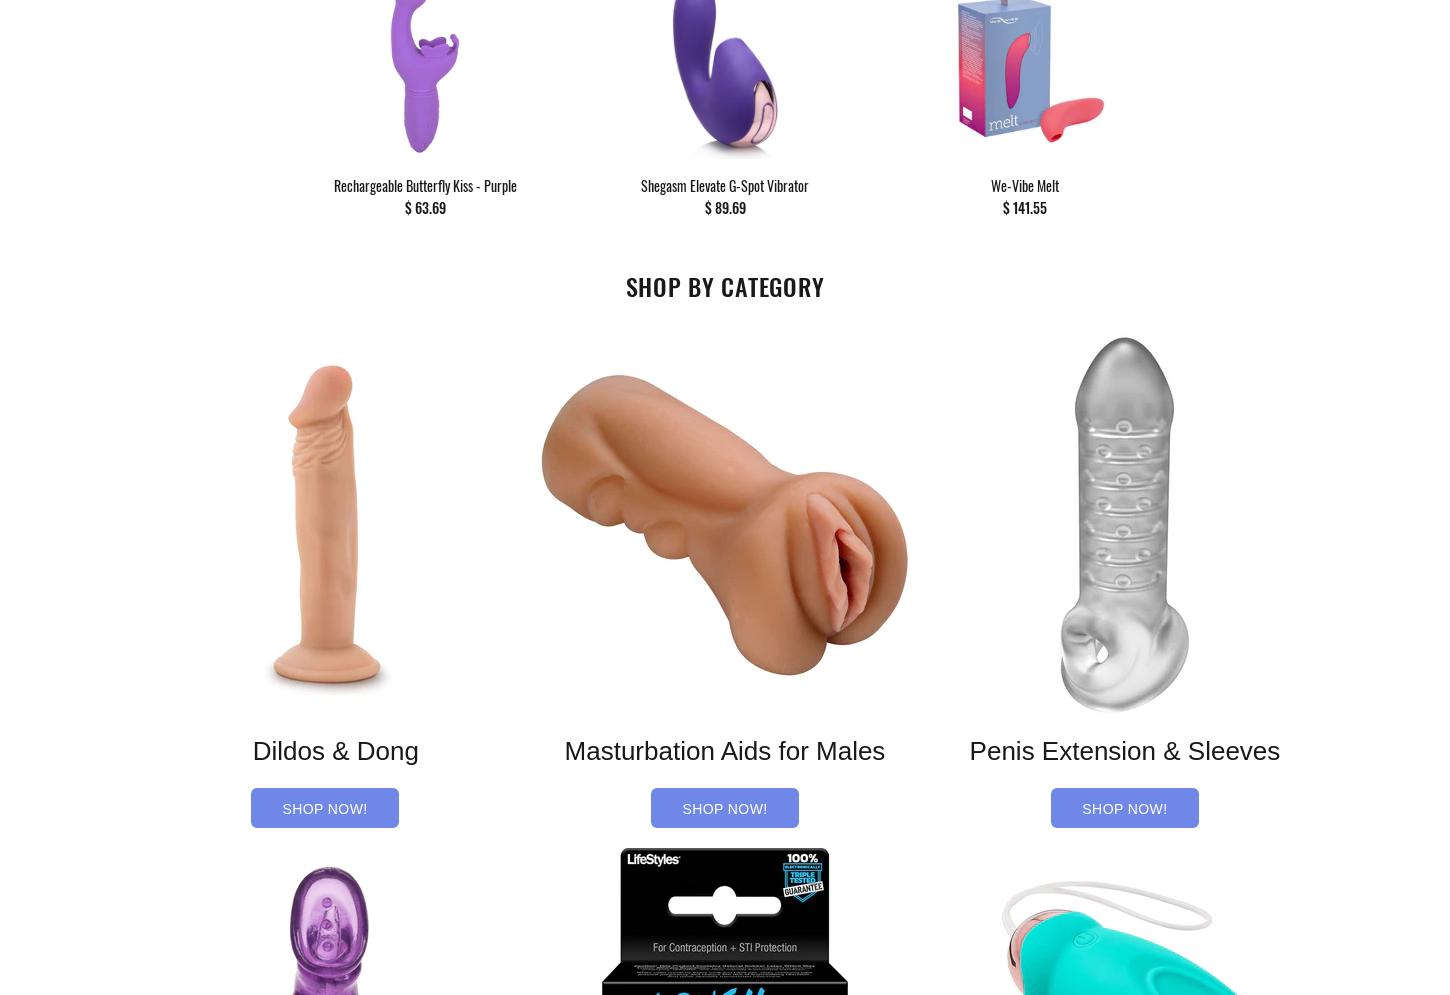 This screenshot has height=995, width=1450. Describe the element at coordinates (723, 750) in the screenshot. I see `'Masturbation Aids for Males'` at that location.